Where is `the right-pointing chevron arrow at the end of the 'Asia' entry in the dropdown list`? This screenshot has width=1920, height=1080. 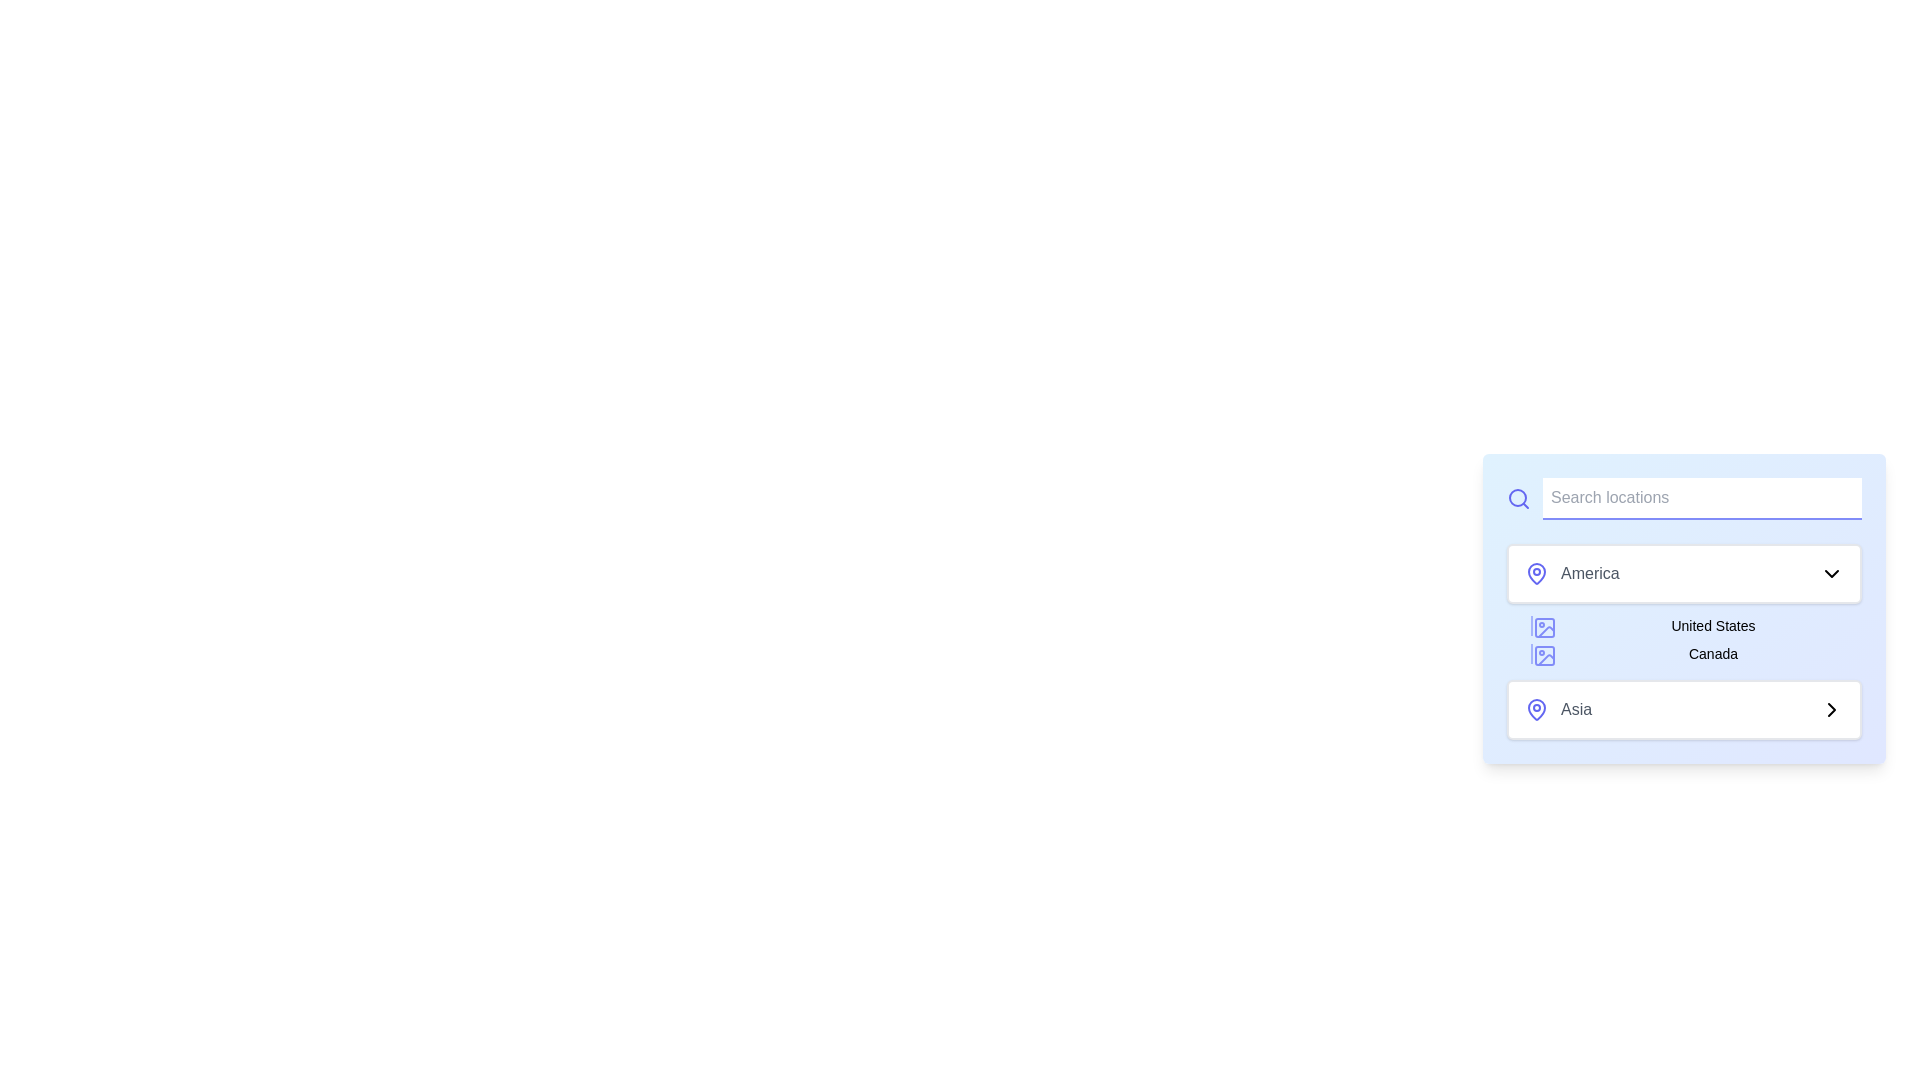 the right-pointing chevron arrow at the end of the 'Asia' entry in the dropdown list is located at coordinates (1832, 708).